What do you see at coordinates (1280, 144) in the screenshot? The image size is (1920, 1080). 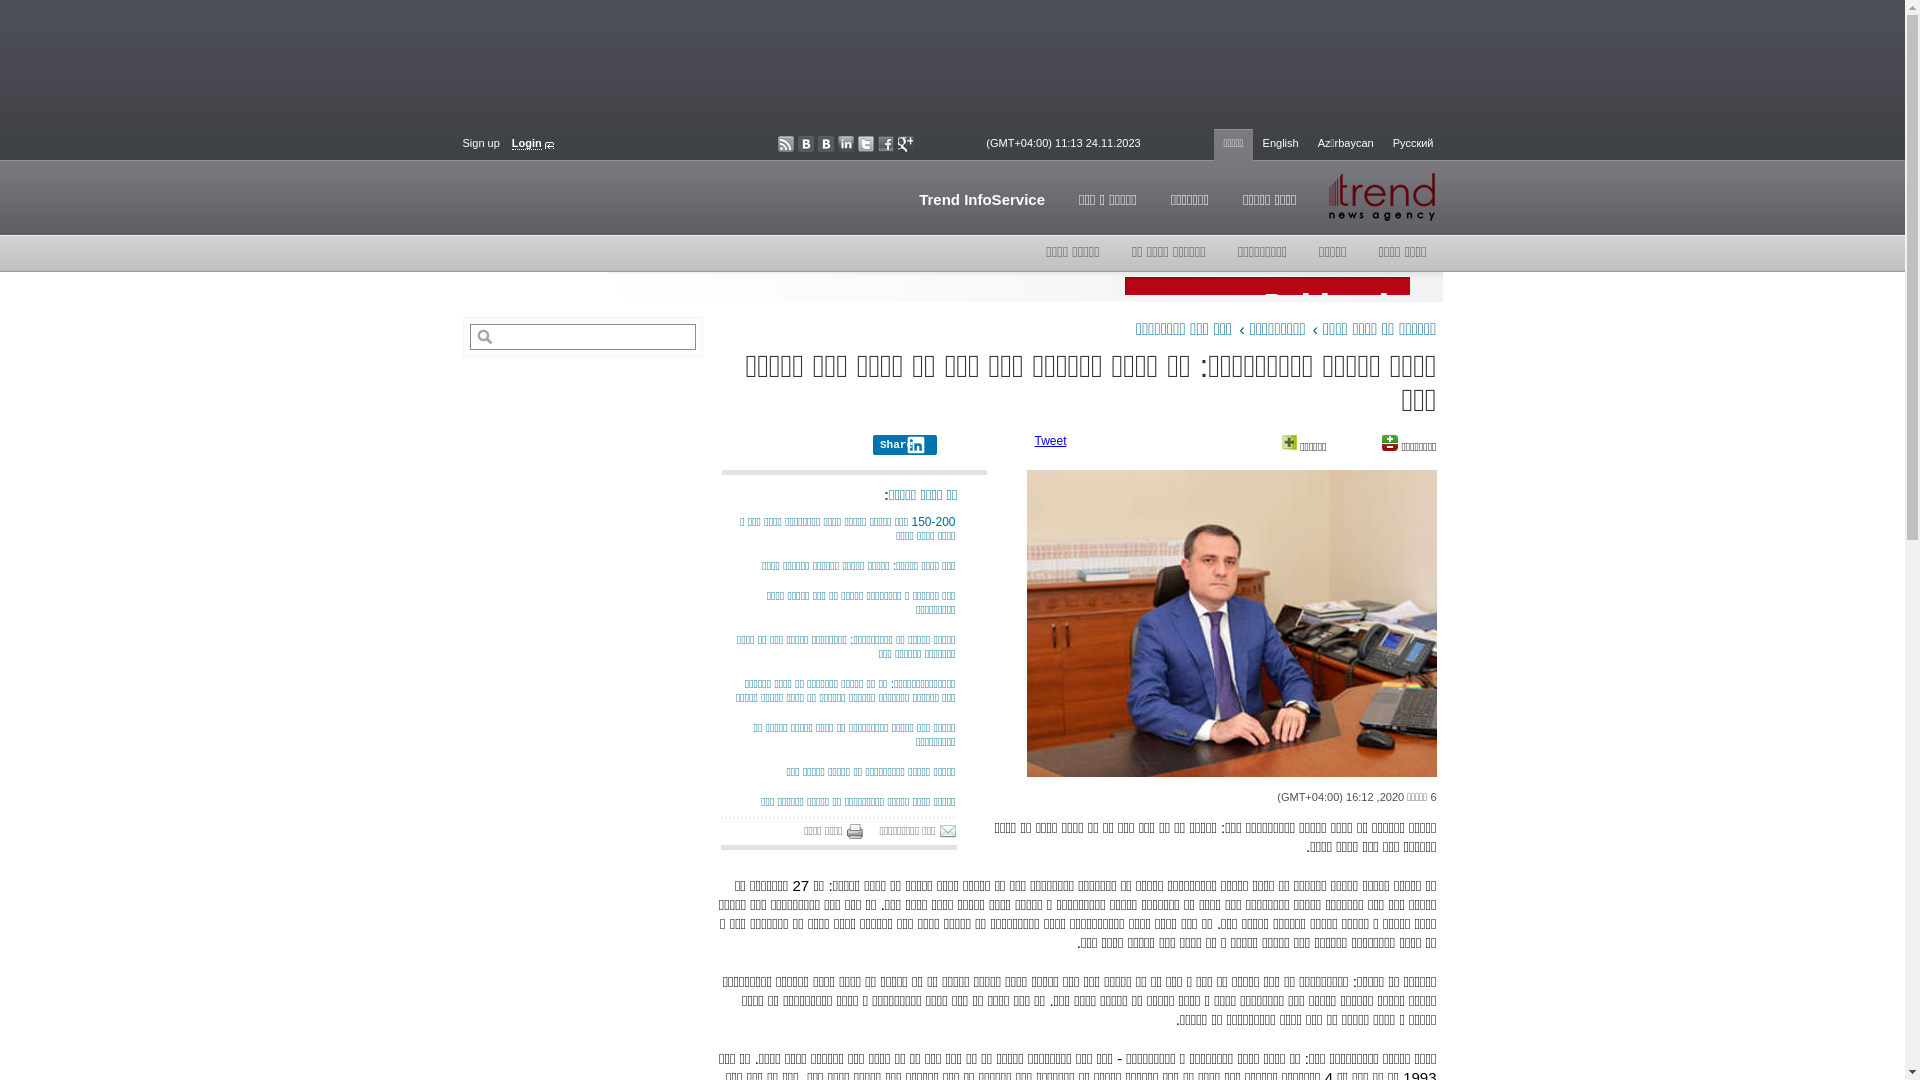 I see `'English'` at bounding box center [1280, 144].